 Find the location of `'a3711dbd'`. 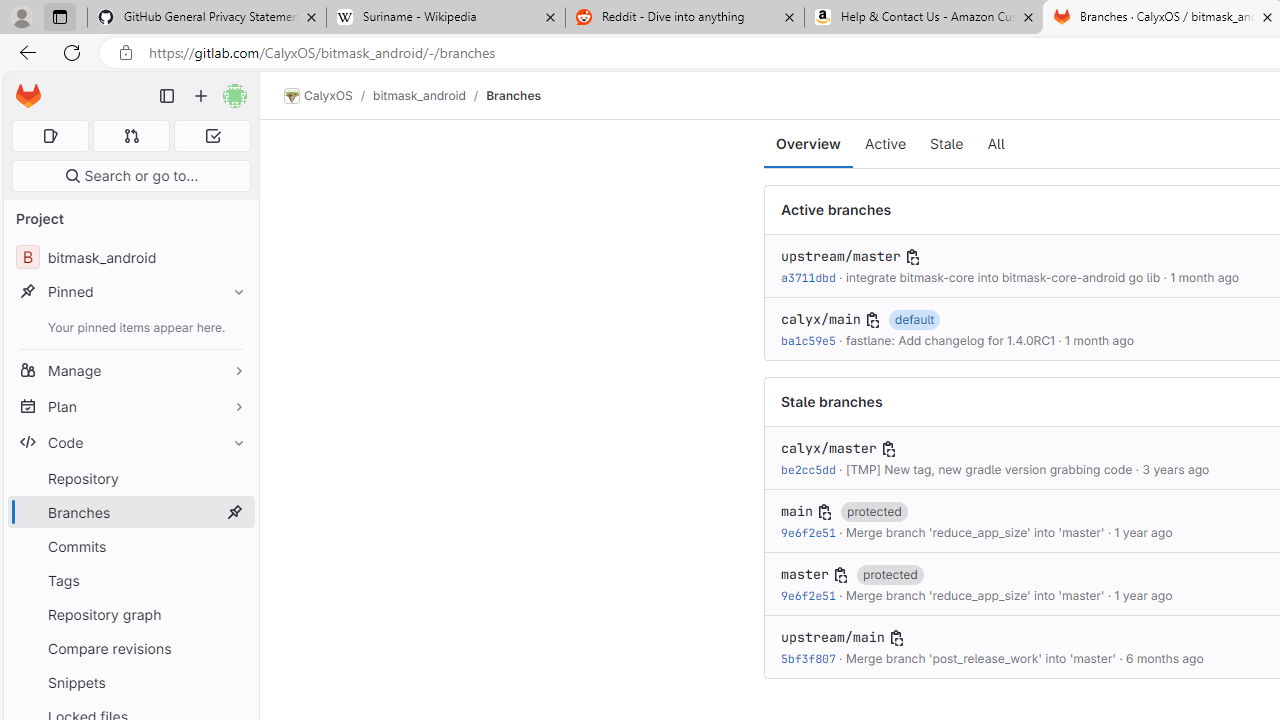

'a3711dbd' is located at coordinates (808, 277).